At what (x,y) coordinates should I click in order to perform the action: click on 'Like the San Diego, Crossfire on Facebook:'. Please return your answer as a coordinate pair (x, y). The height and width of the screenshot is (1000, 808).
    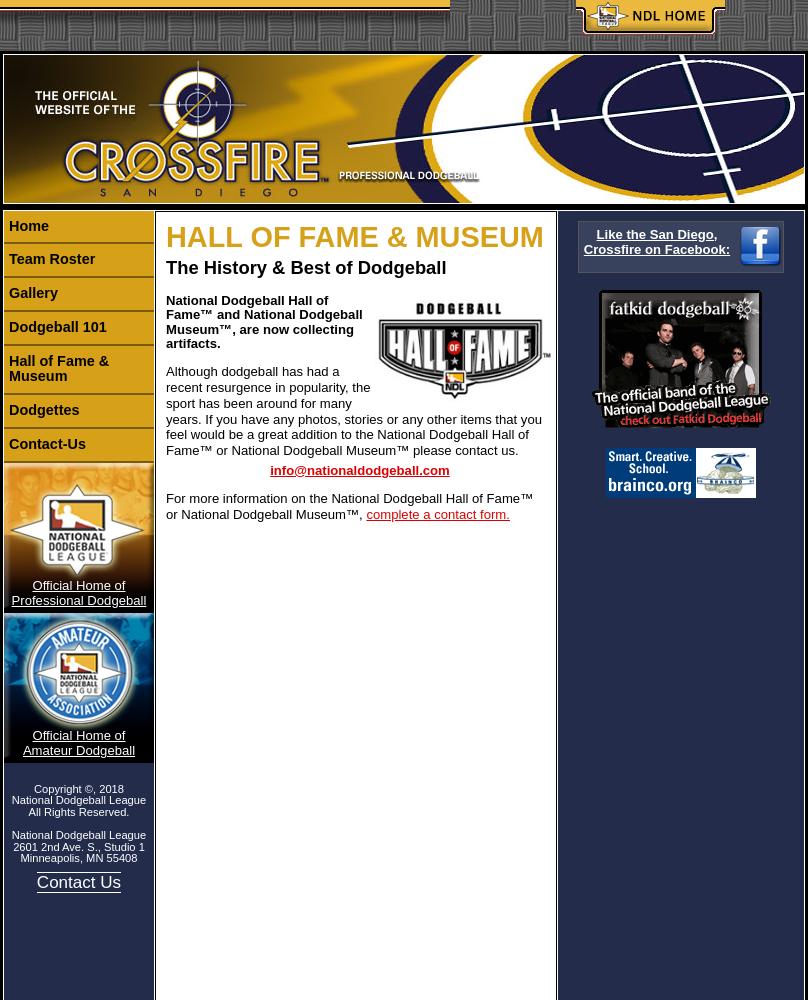
    Looking at the image, I should click on (656, 240).